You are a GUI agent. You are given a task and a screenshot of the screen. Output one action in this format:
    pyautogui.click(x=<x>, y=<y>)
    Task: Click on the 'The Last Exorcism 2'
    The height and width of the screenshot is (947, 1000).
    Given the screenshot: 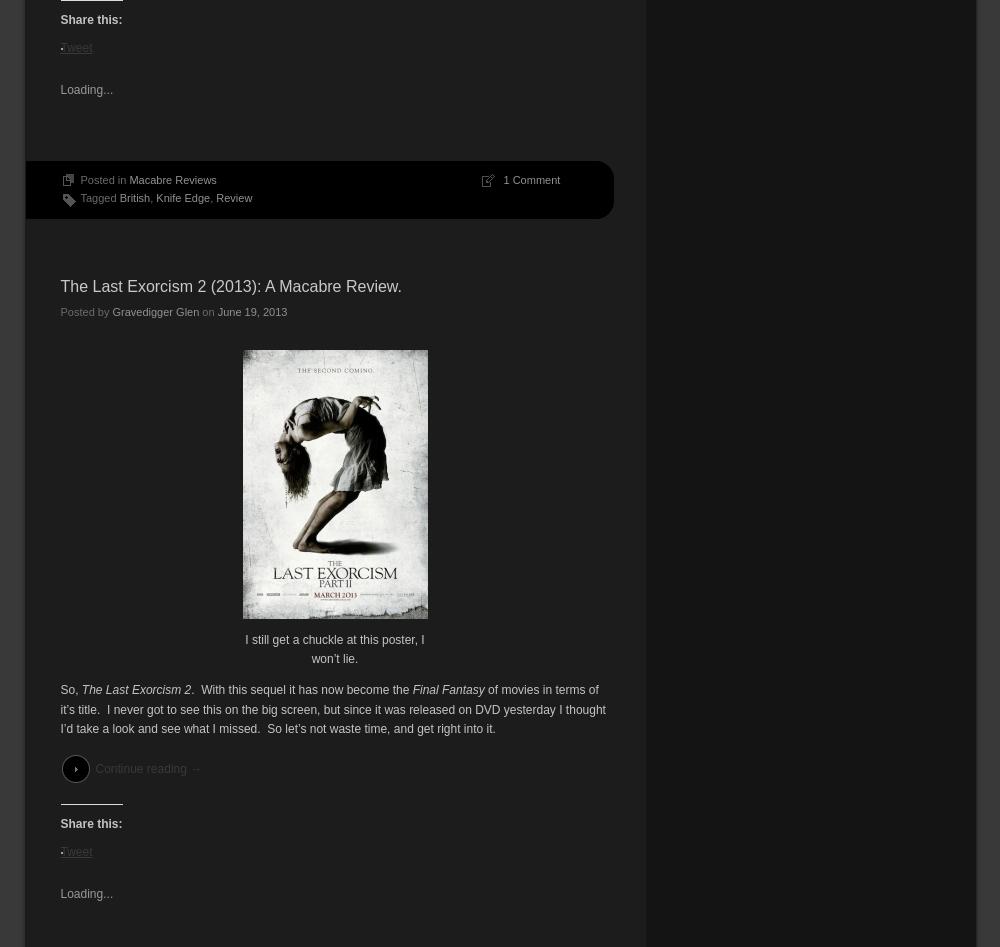 What is the action you would take?
    pyautogui.click(x=136, y=688)
    